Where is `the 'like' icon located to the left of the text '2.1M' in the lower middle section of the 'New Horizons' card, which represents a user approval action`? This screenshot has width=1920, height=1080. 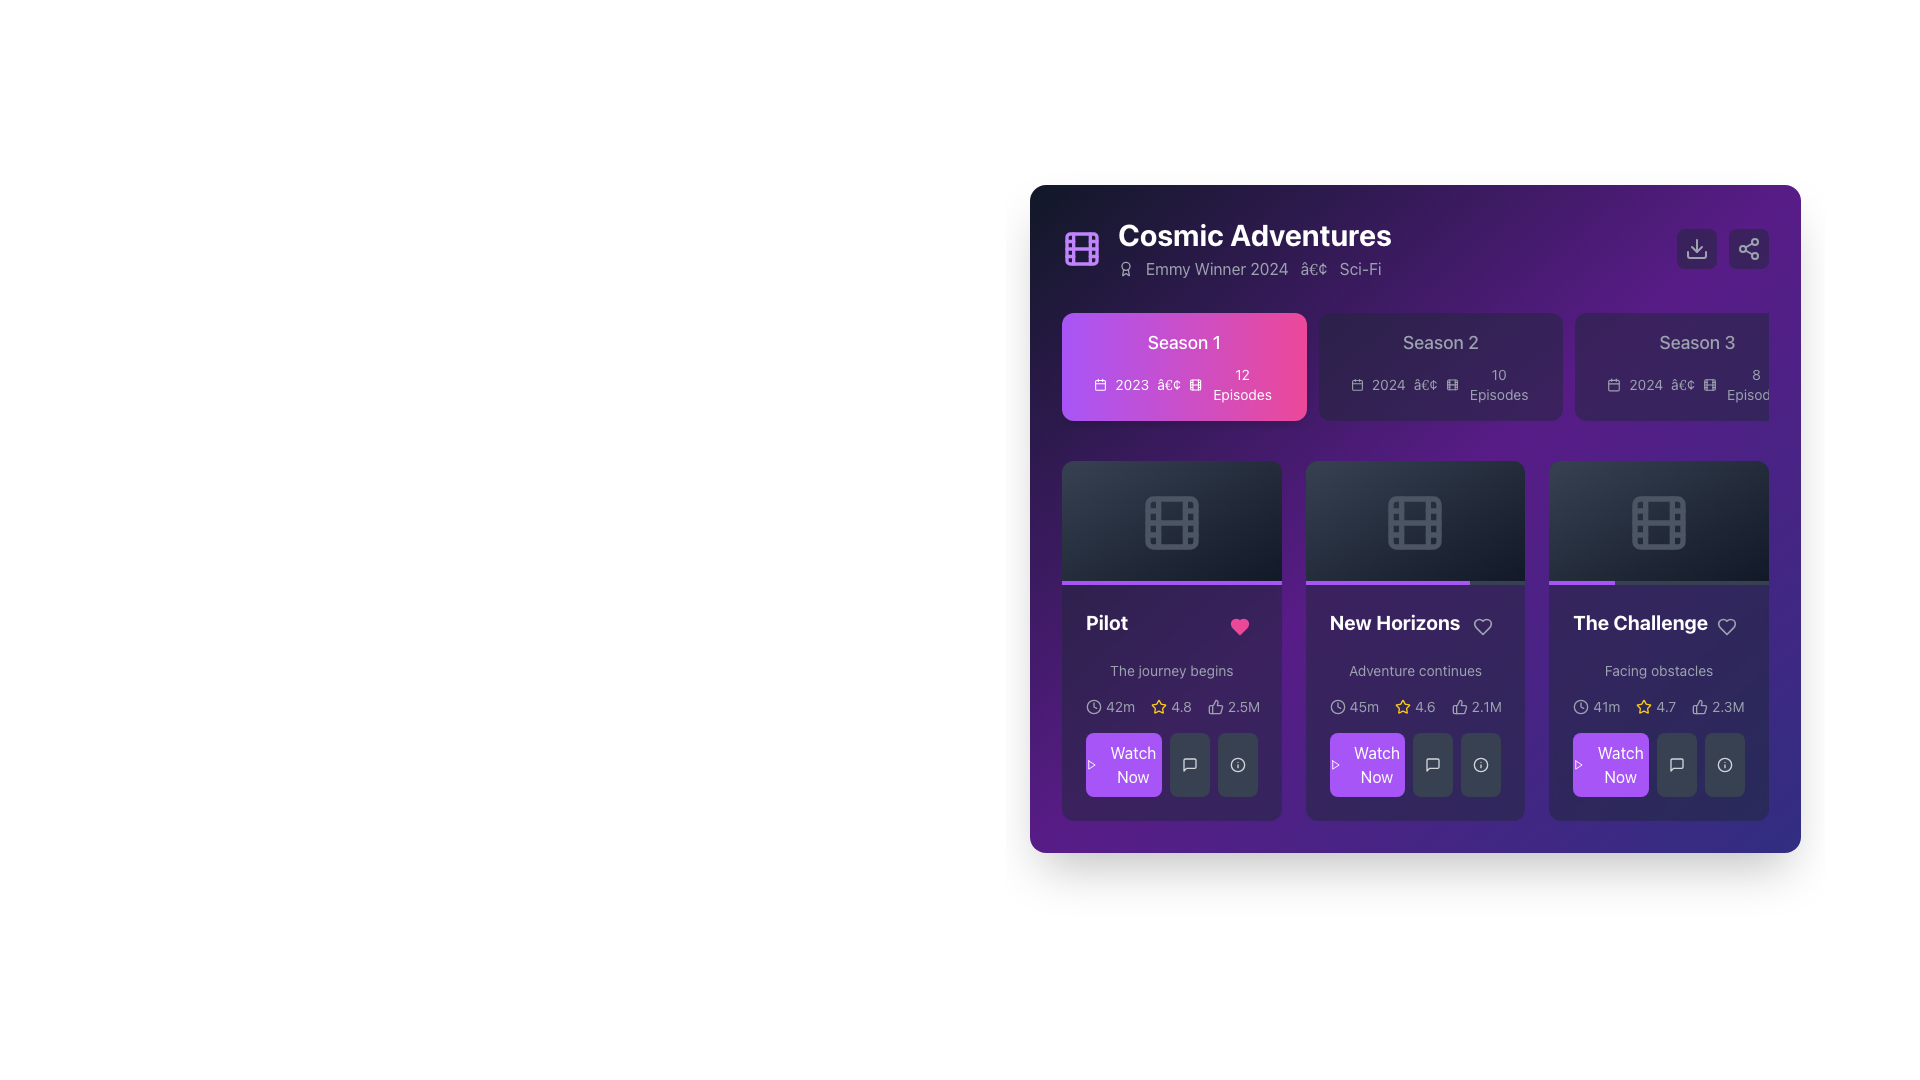
the 'like' icon located to the left of the text '2.1M' in the lower middle section of the 'New Horizons' card, which represents a user approval action is located at coordinates (1459, 705).